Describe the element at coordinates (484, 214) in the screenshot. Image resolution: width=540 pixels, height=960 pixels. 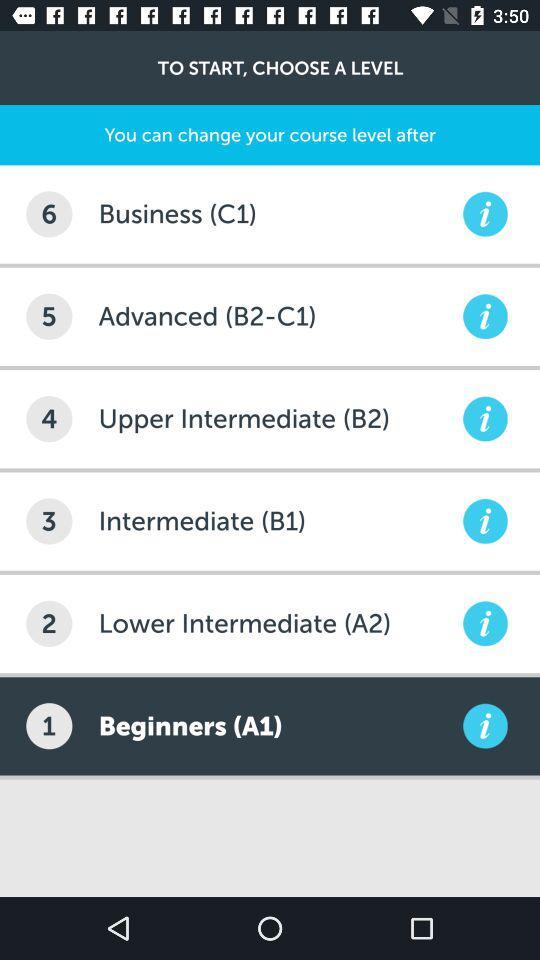
I see `more information` at that location.